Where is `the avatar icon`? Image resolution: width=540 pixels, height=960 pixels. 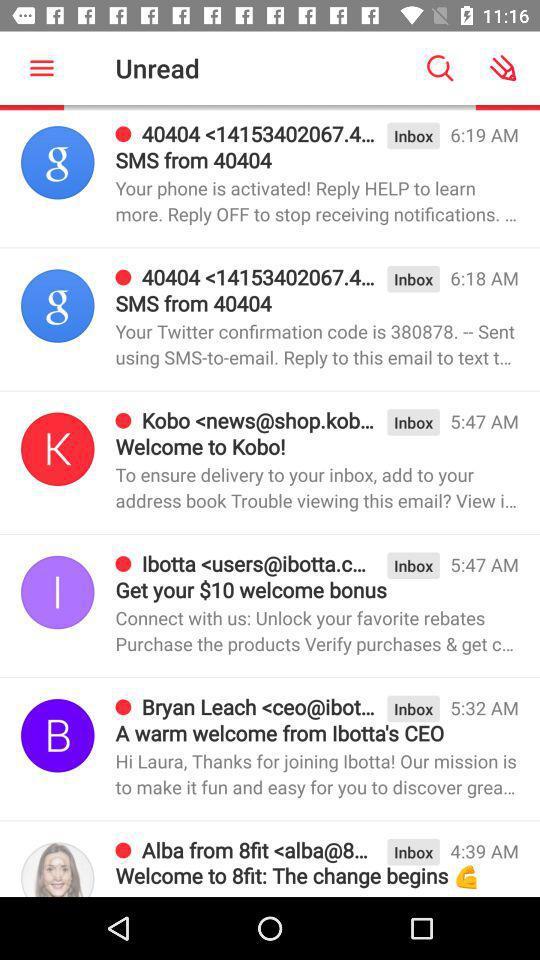 the avatar icon is located at coordinates (57, 305).